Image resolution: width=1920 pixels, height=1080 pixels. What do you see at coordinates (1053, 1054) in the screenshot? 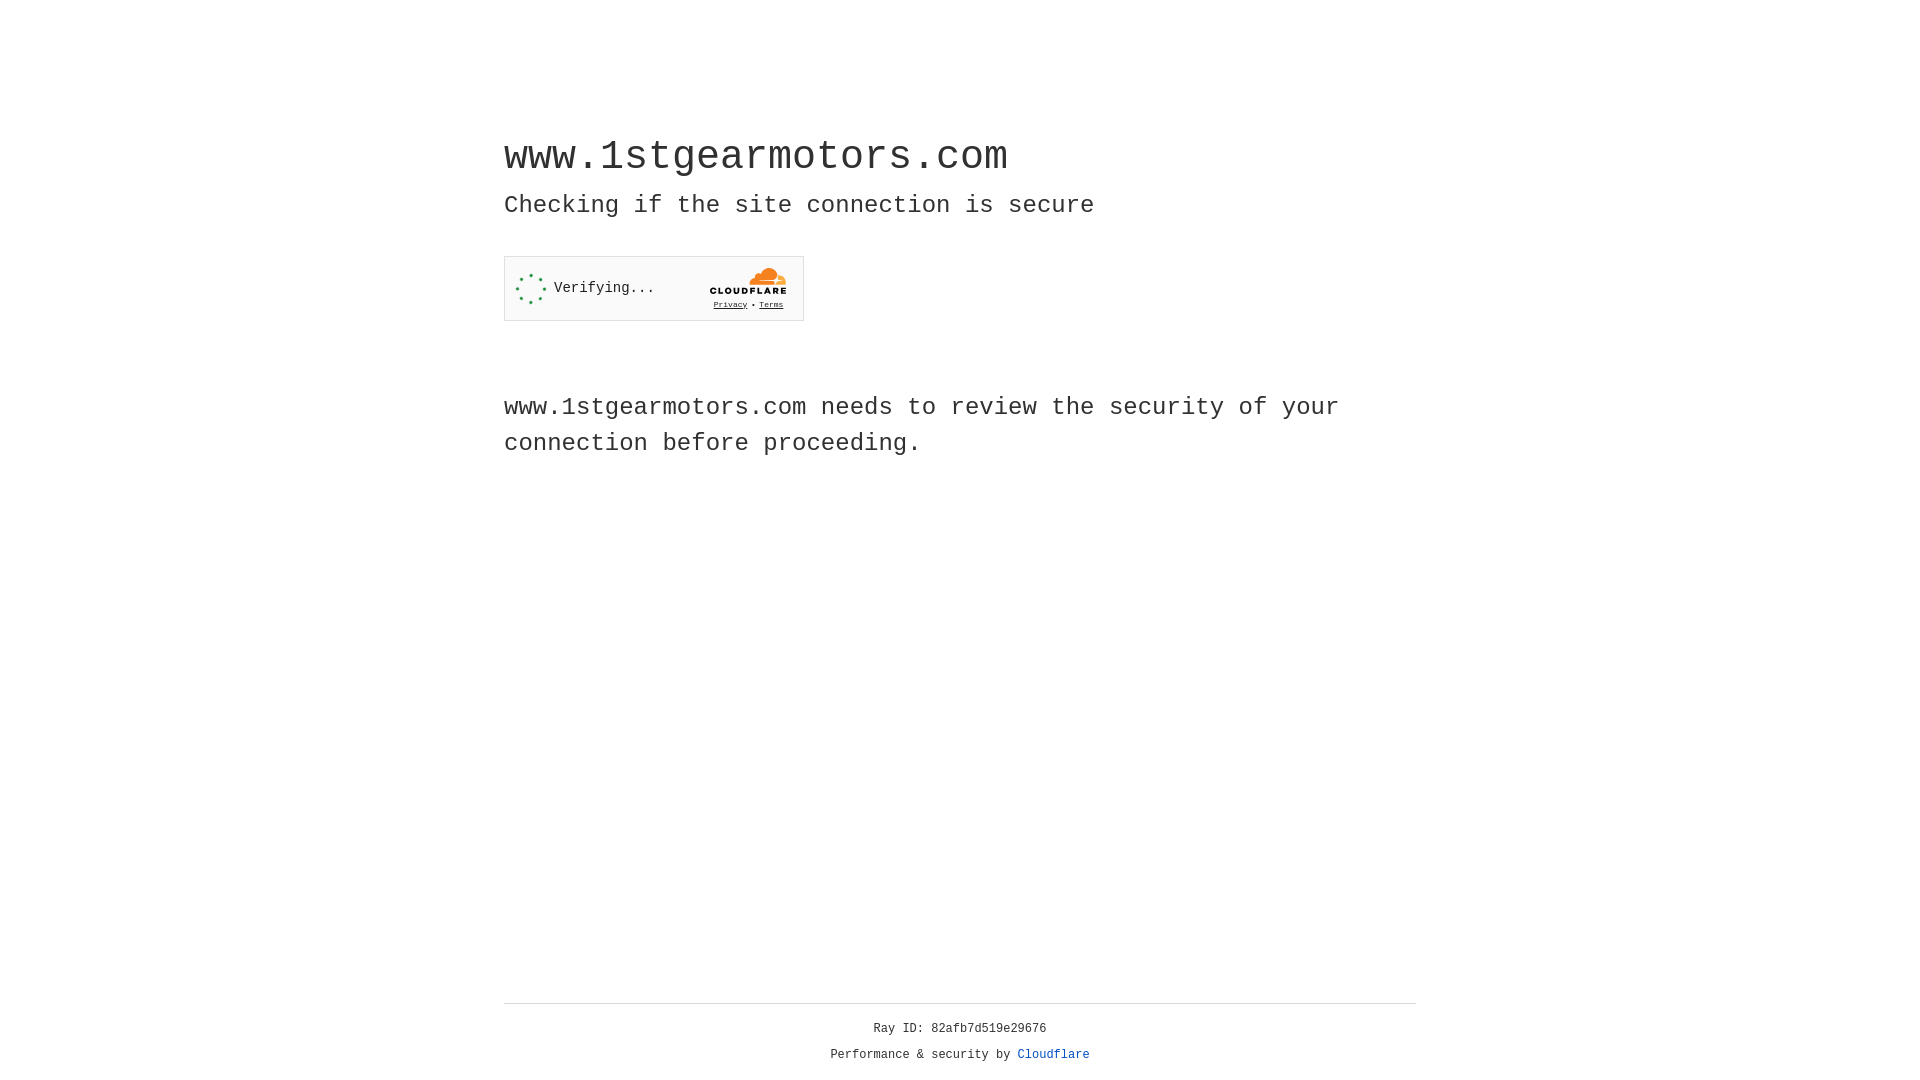
I see `'Cloudflare'` at bounding box center [1053, 1054].